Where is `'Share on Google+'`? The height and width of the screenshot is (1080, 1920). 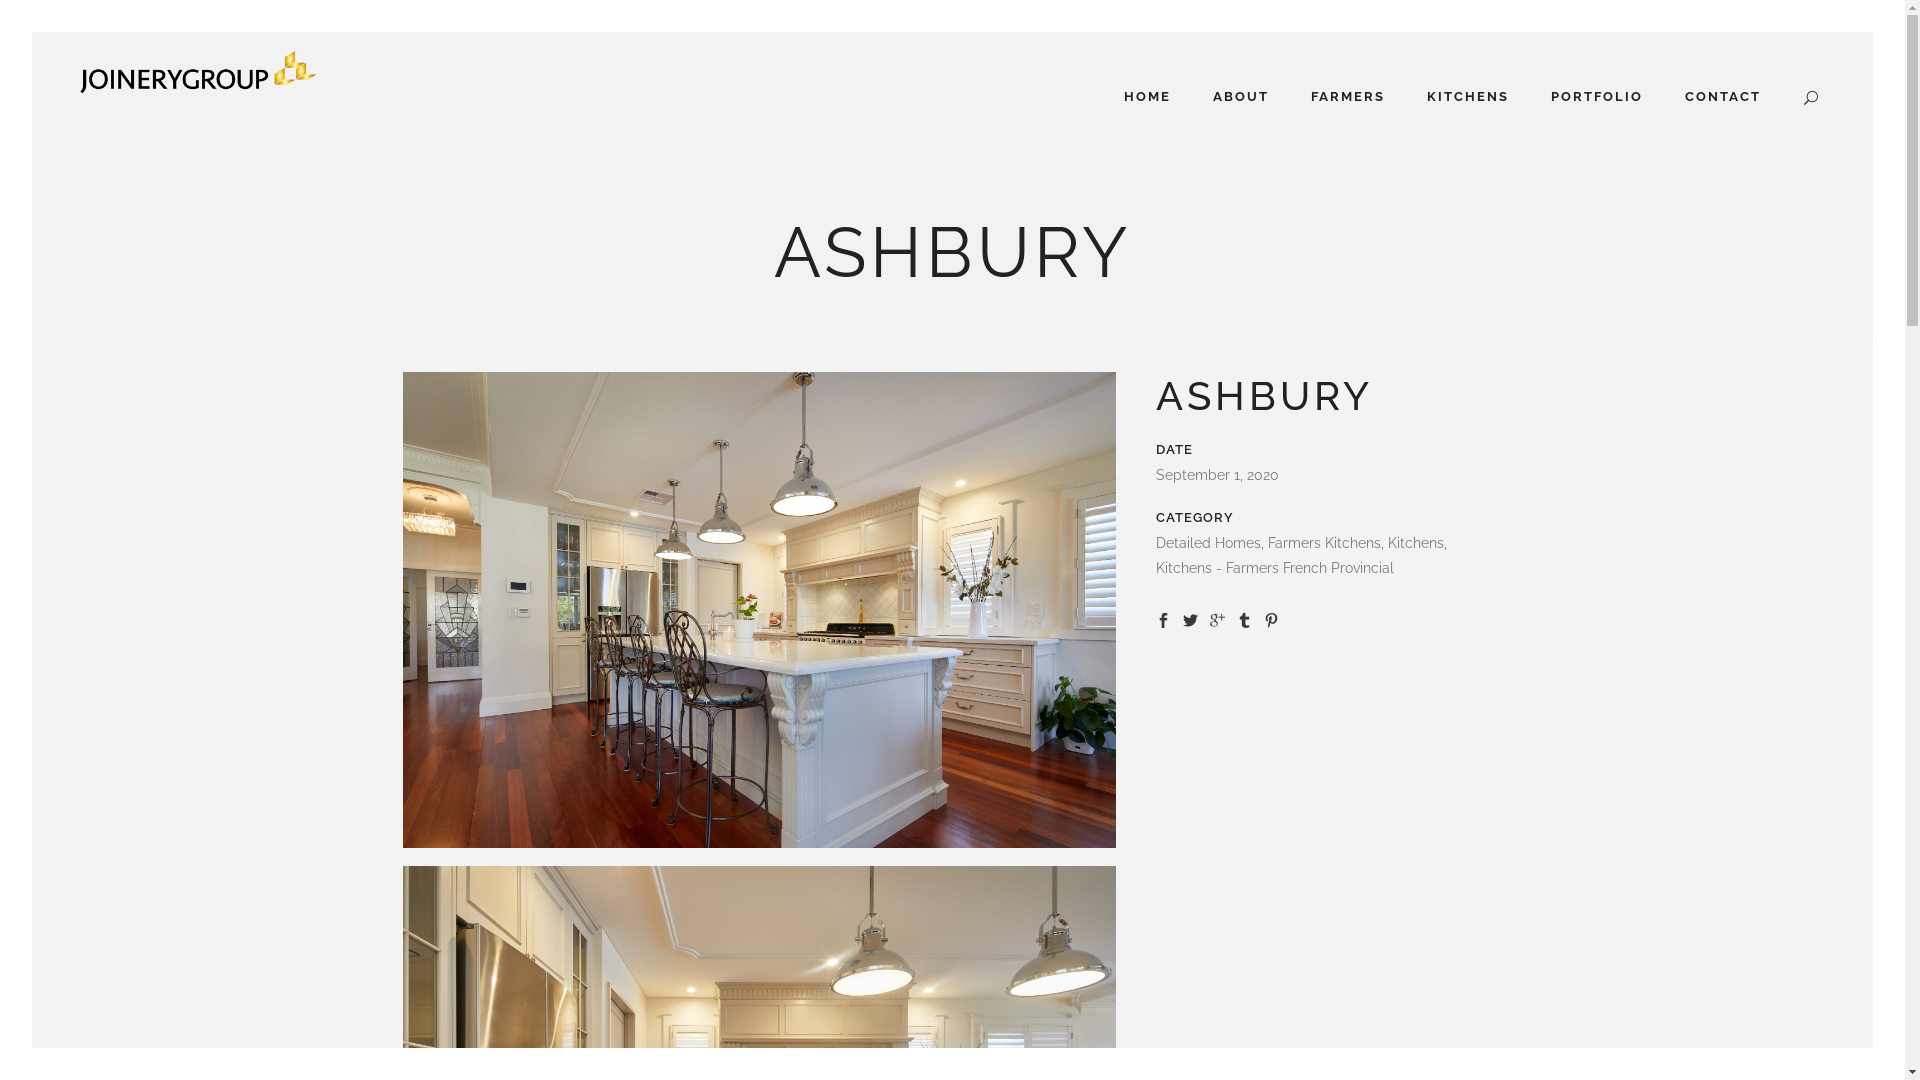 'Share on Google+' is located at coordinates (1216, 617).